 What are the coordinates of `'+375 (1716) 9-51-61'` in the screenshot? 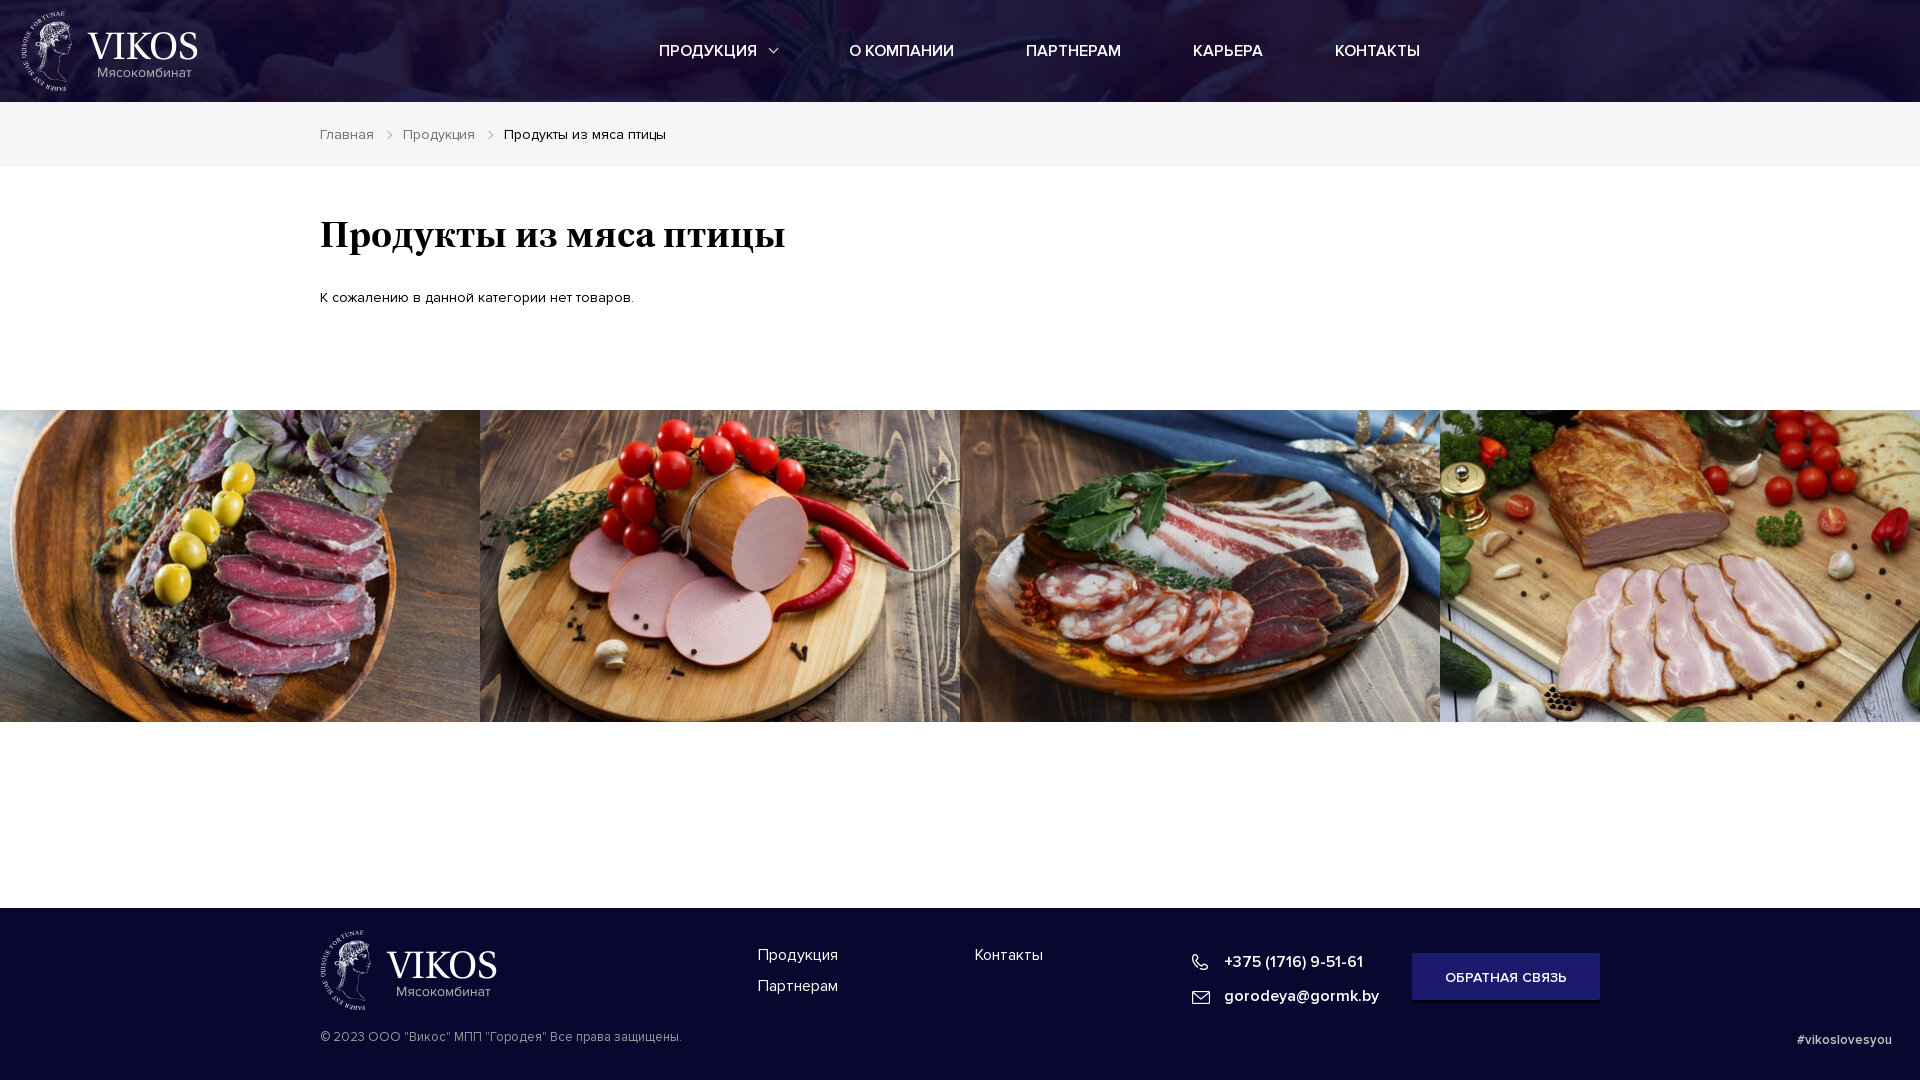 It's located at (1276, 960).